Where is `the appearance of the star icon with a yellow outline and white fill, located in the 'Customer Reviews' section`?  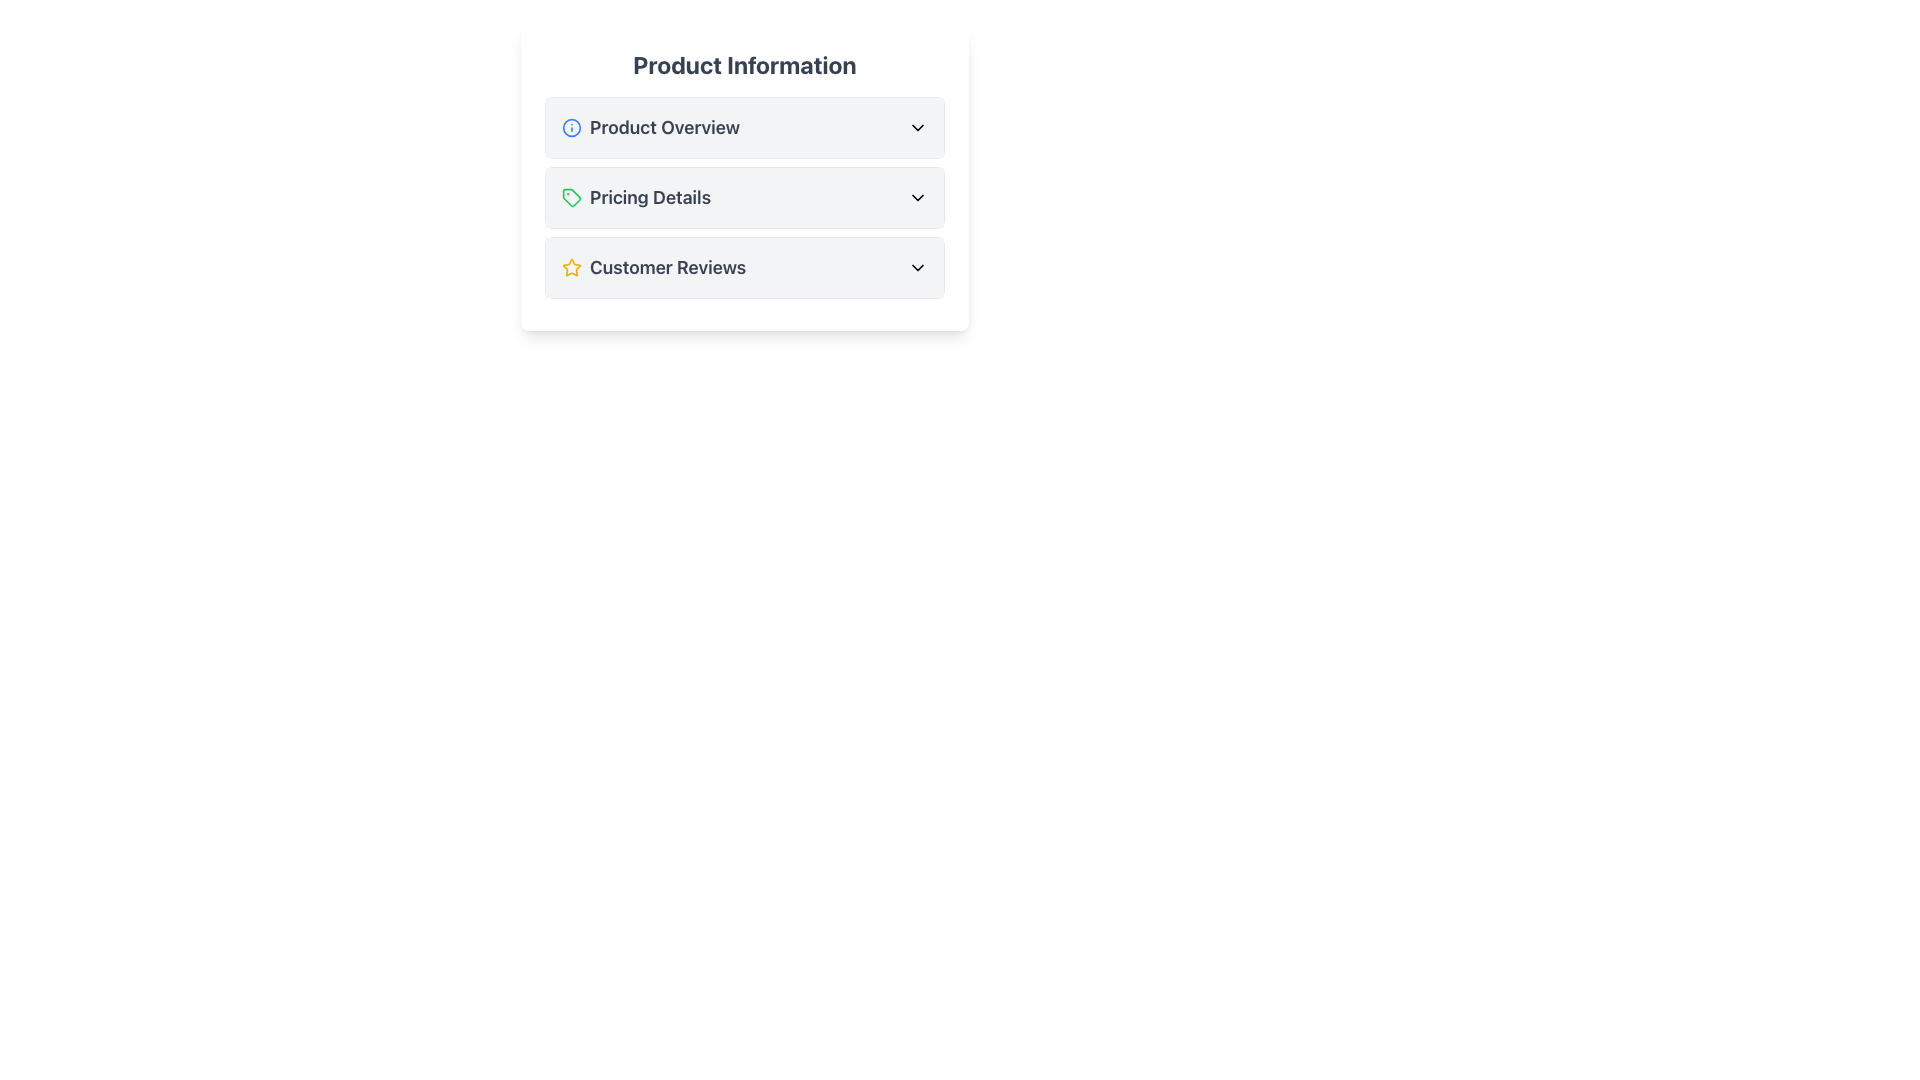 the appearance of the star icon with a yellow outline and white fill, located in the 'Customer Reviews' section is located at coordinates (570, 266).